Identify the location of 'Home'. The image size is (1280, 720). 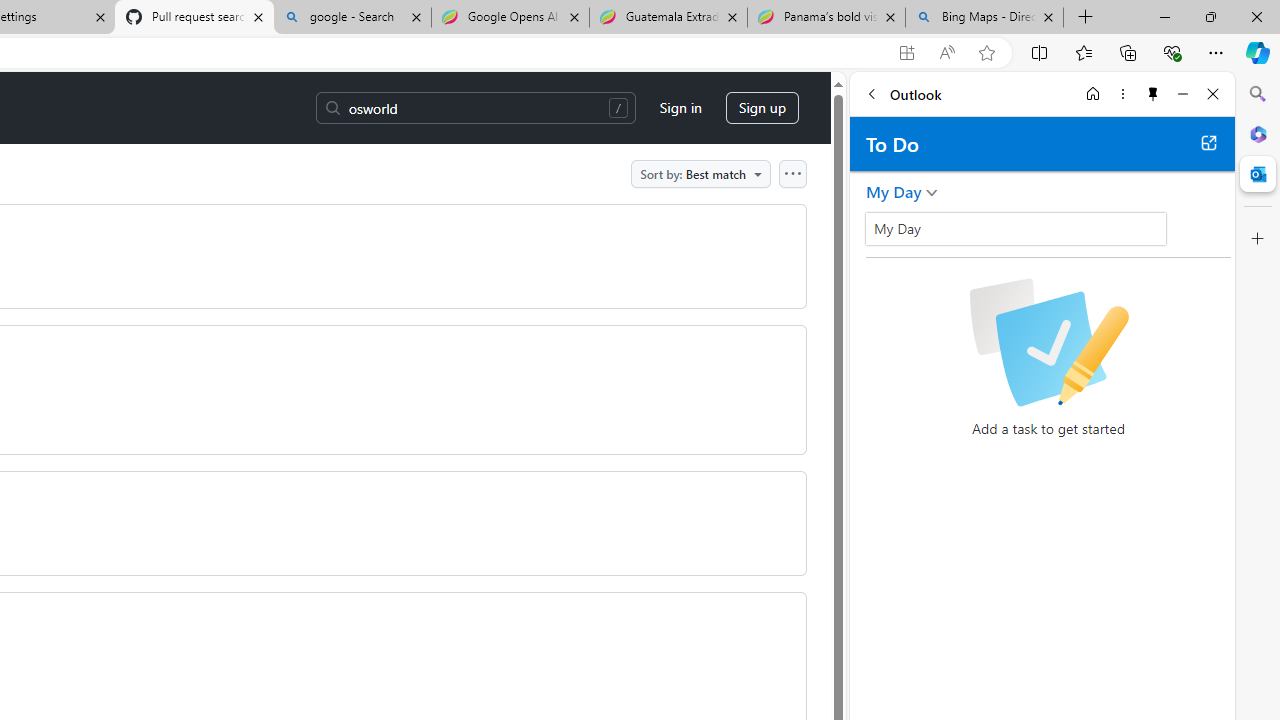
(1092, 93).